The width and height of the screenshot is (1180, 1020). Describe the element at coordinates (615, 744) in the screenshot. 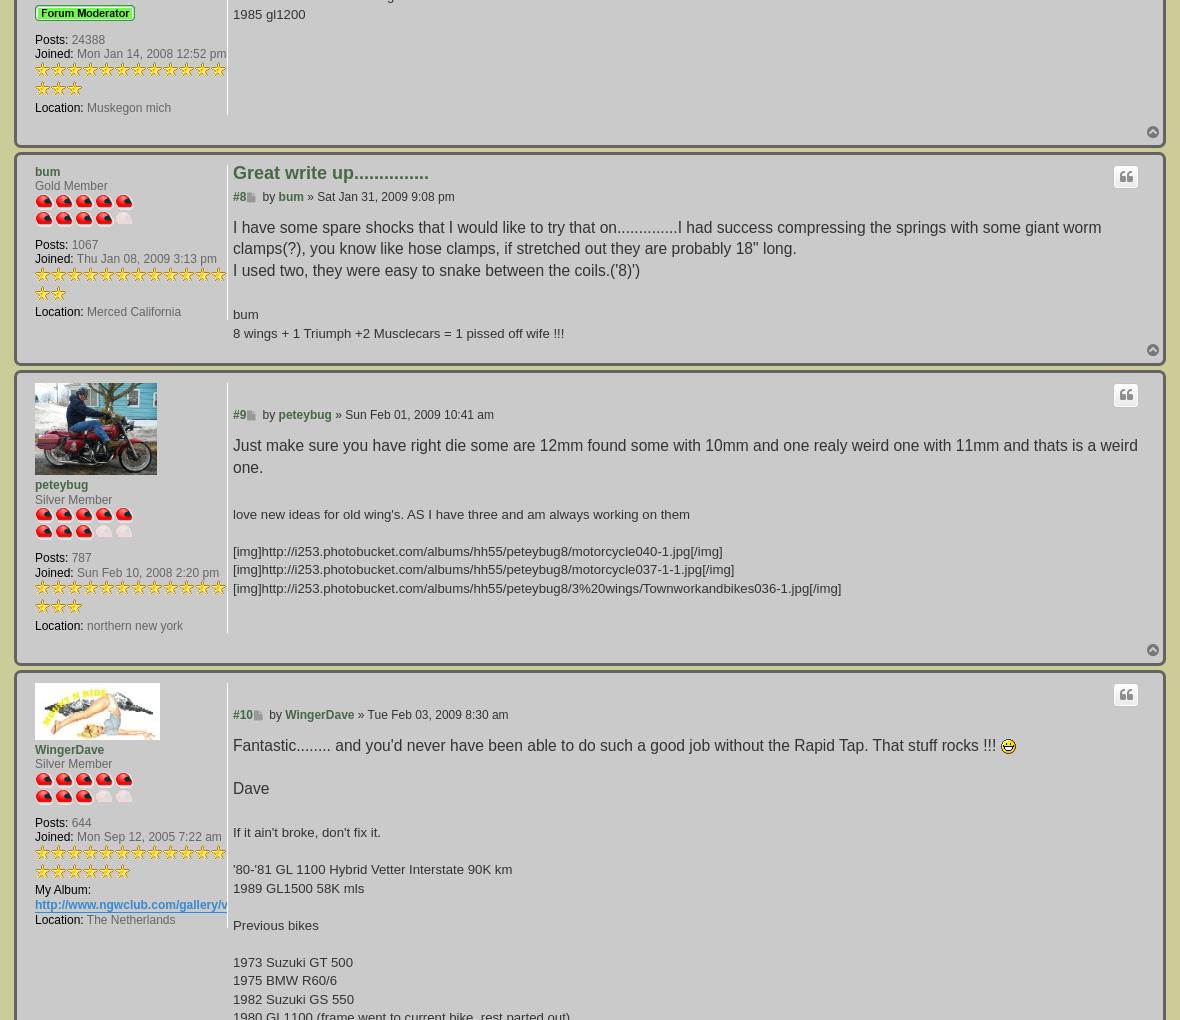

I see `'Fantastic........ and you'd never have been able to do such a good job without the Rapid Tap. That stuff rocks !!!'` at that location.